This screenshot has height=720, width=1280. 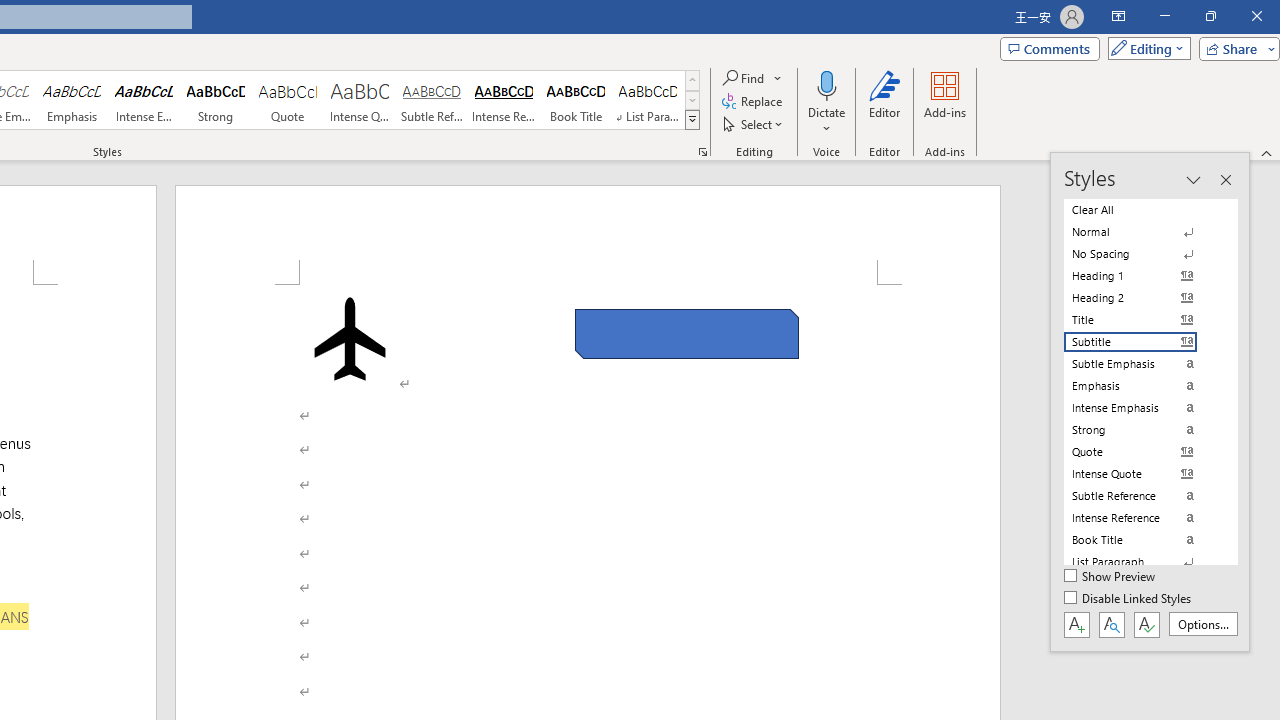 What do you see at coordinates (1129, 598) in the screenshot?
I see `'Disable Linked Styles'` at bounding box center [1129, 598].